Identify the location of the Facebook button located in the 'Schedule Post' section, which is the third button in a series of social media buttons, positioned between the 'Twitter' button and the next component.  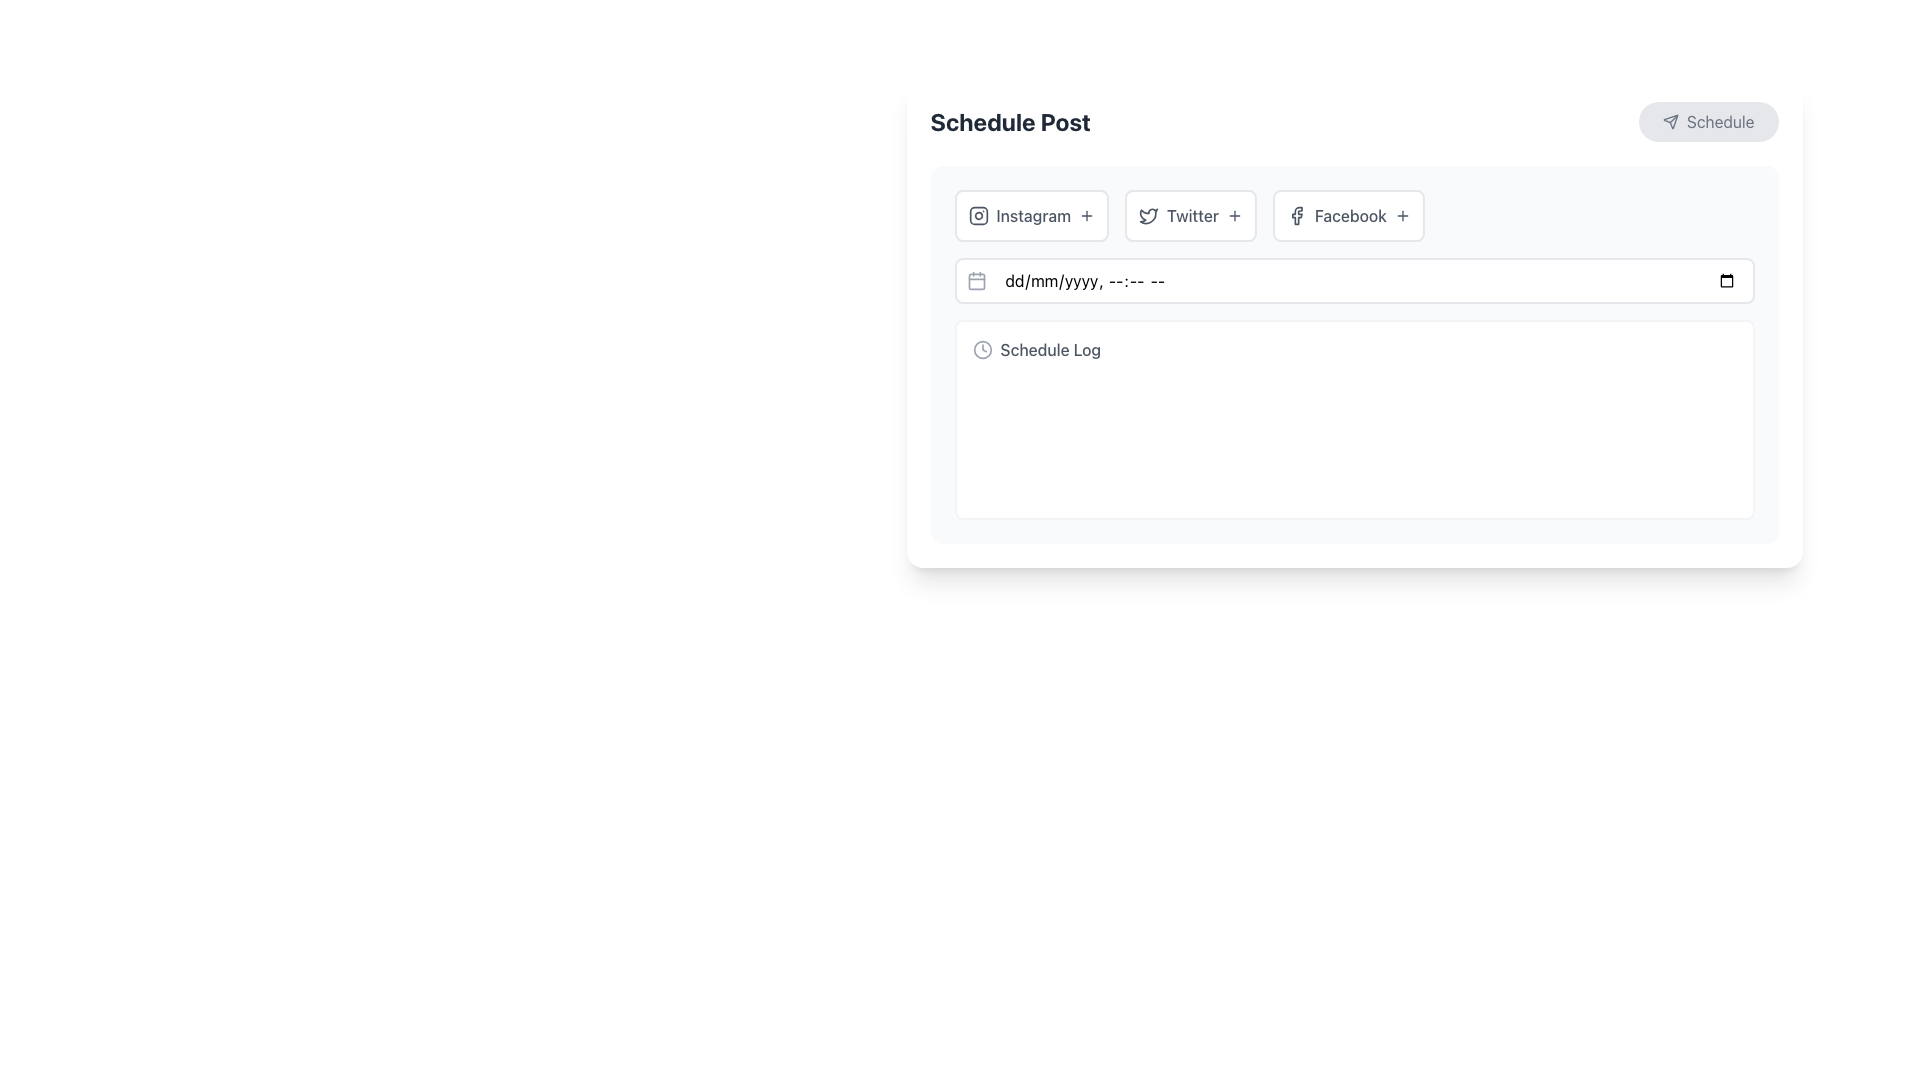
(1348, 216).